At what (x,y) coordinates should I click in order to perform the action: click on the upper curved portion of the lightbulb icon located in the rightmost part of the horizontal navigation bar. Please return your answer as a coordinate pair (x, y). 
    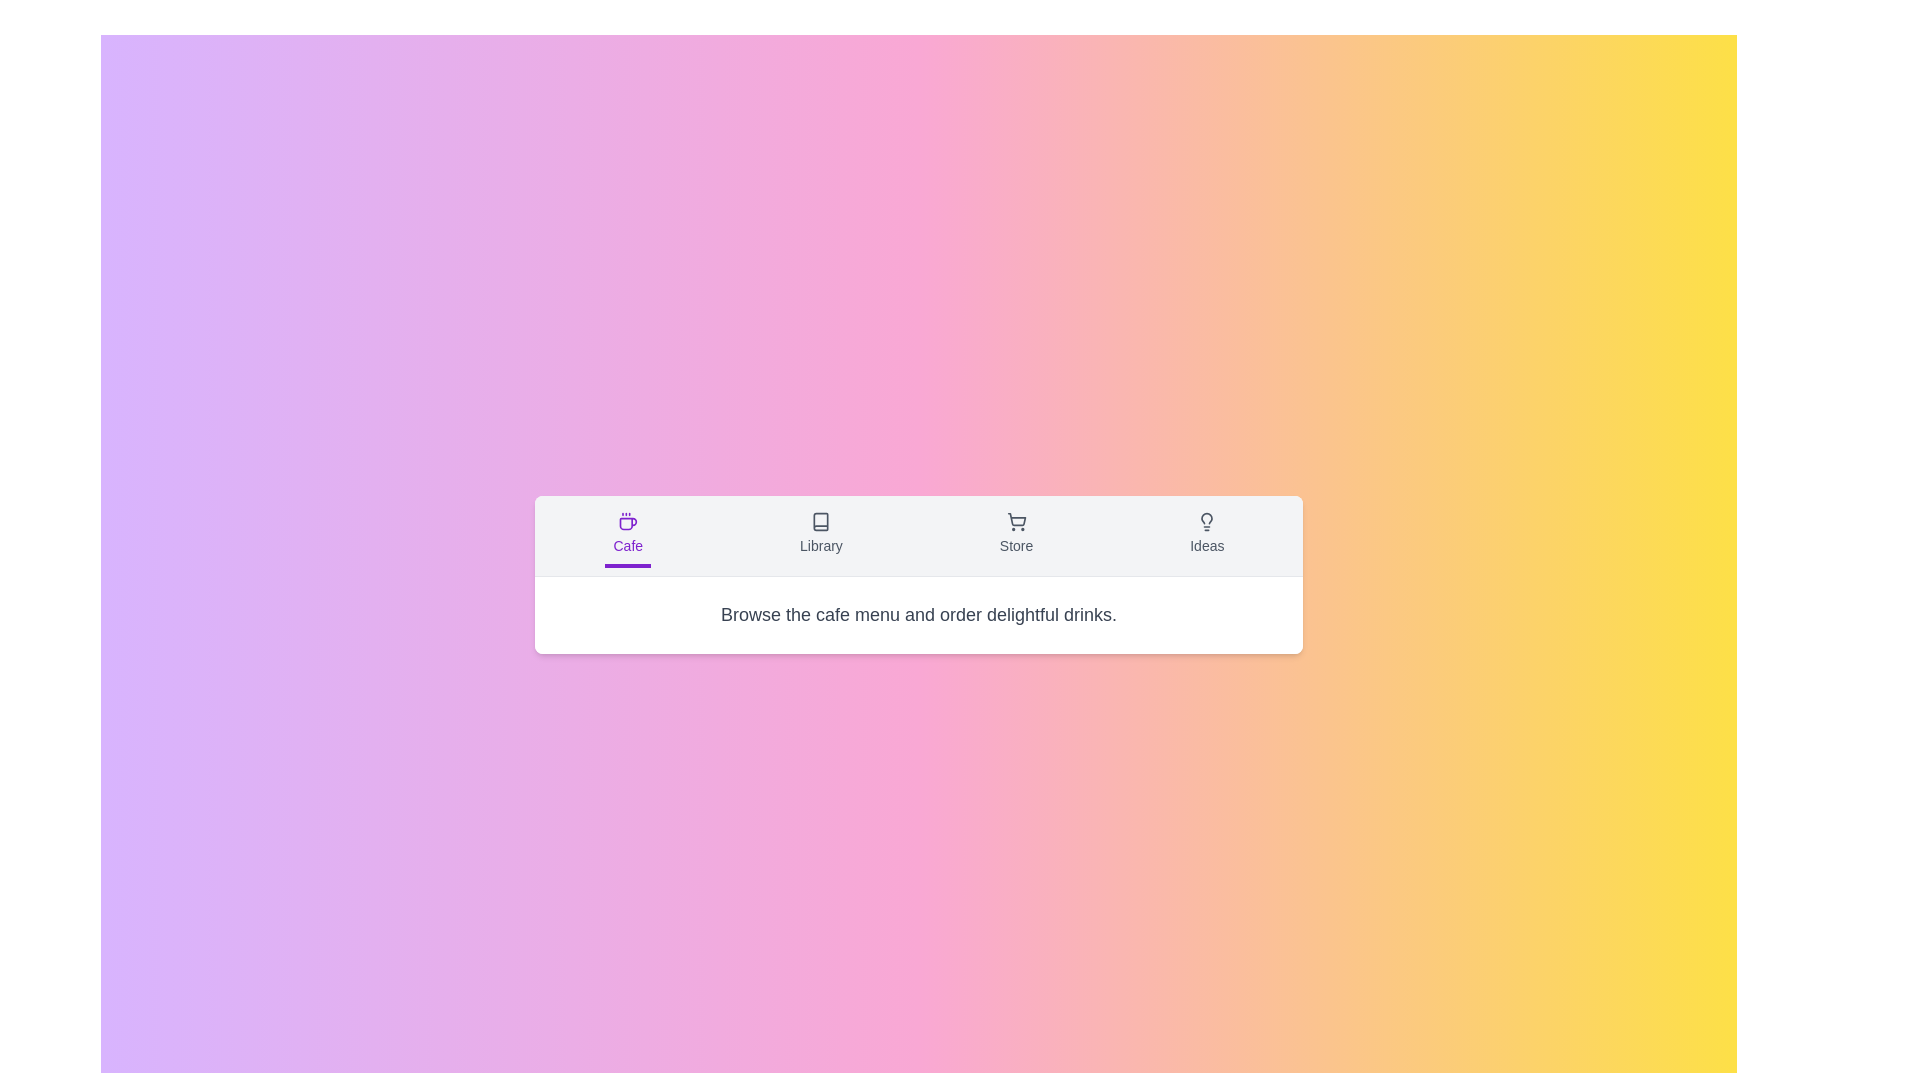
    Looking at the image, I should click on (1206, 517).